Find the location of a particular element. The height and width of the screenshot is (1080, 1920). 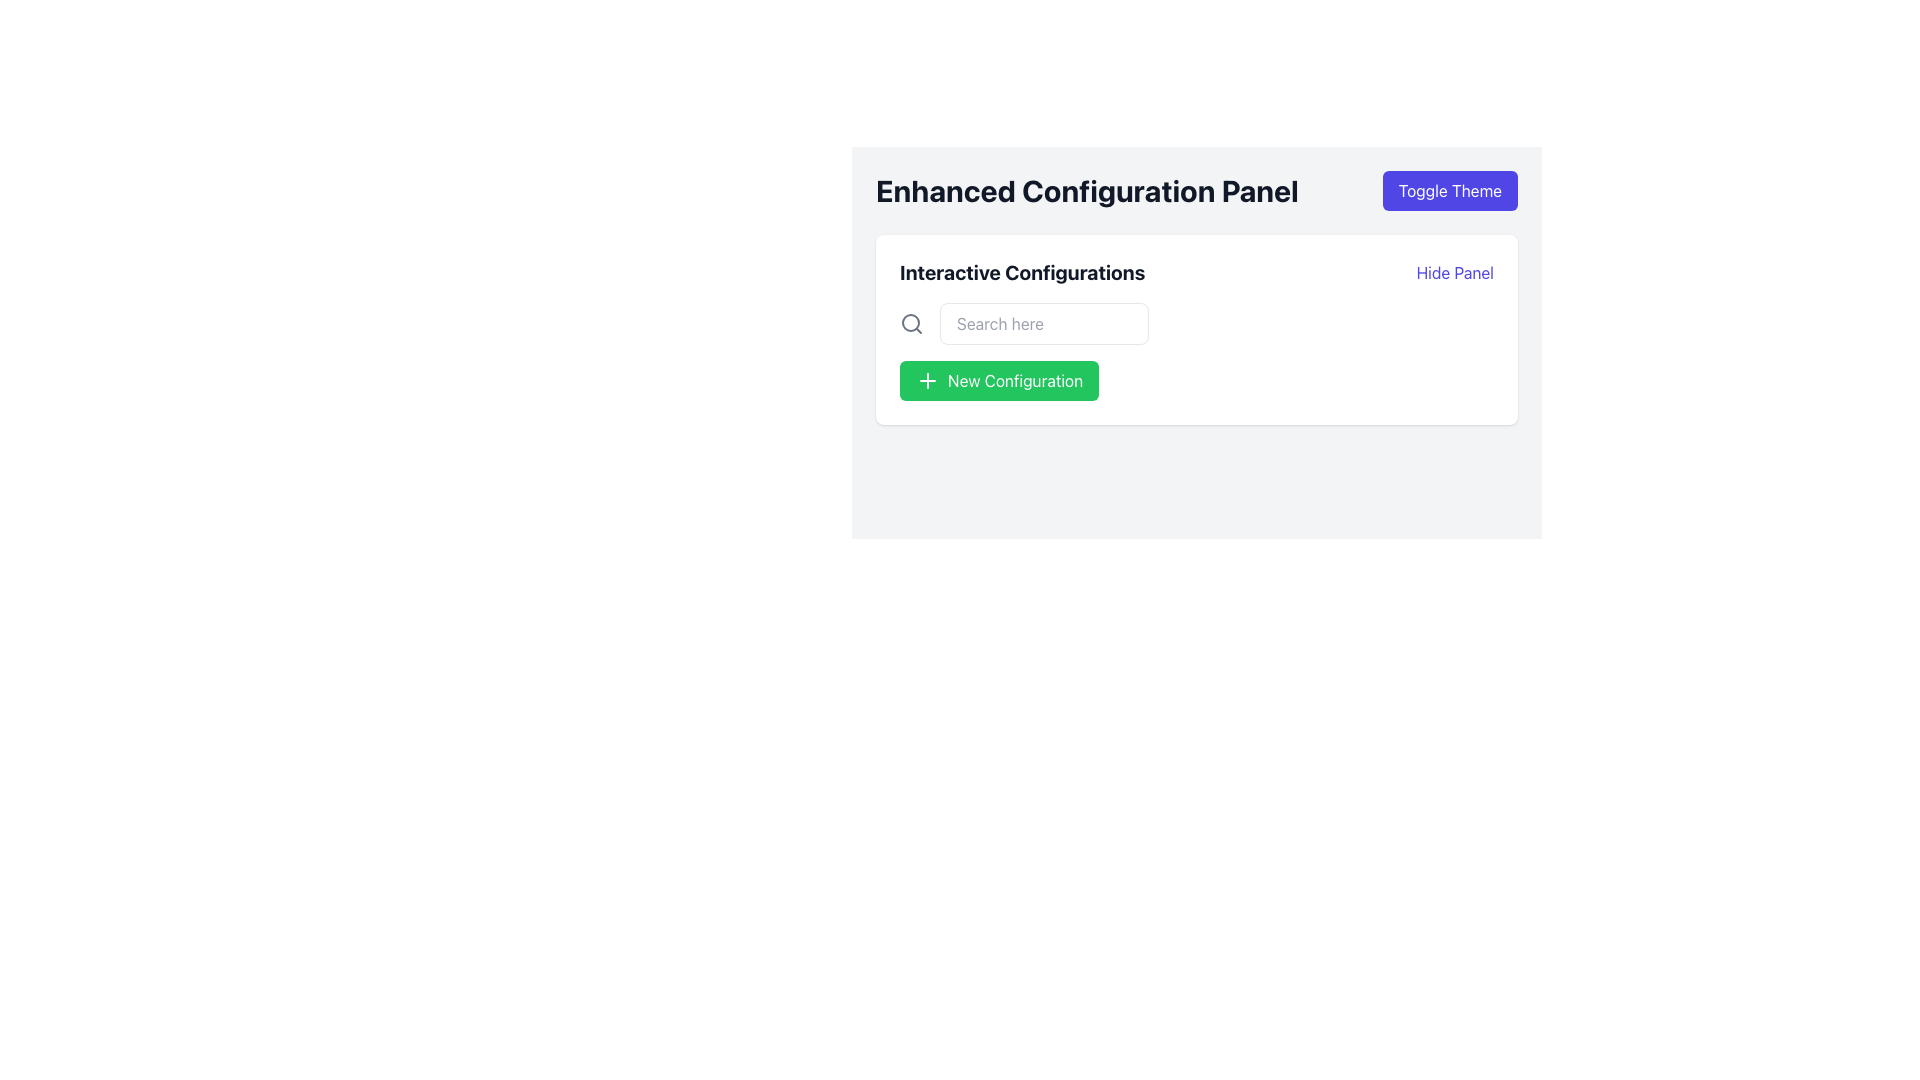

the non-interactive Text Label that serves as a heading, positioned to the left of the 'Toggle Theme' button is located at coordinates (1086, 191).